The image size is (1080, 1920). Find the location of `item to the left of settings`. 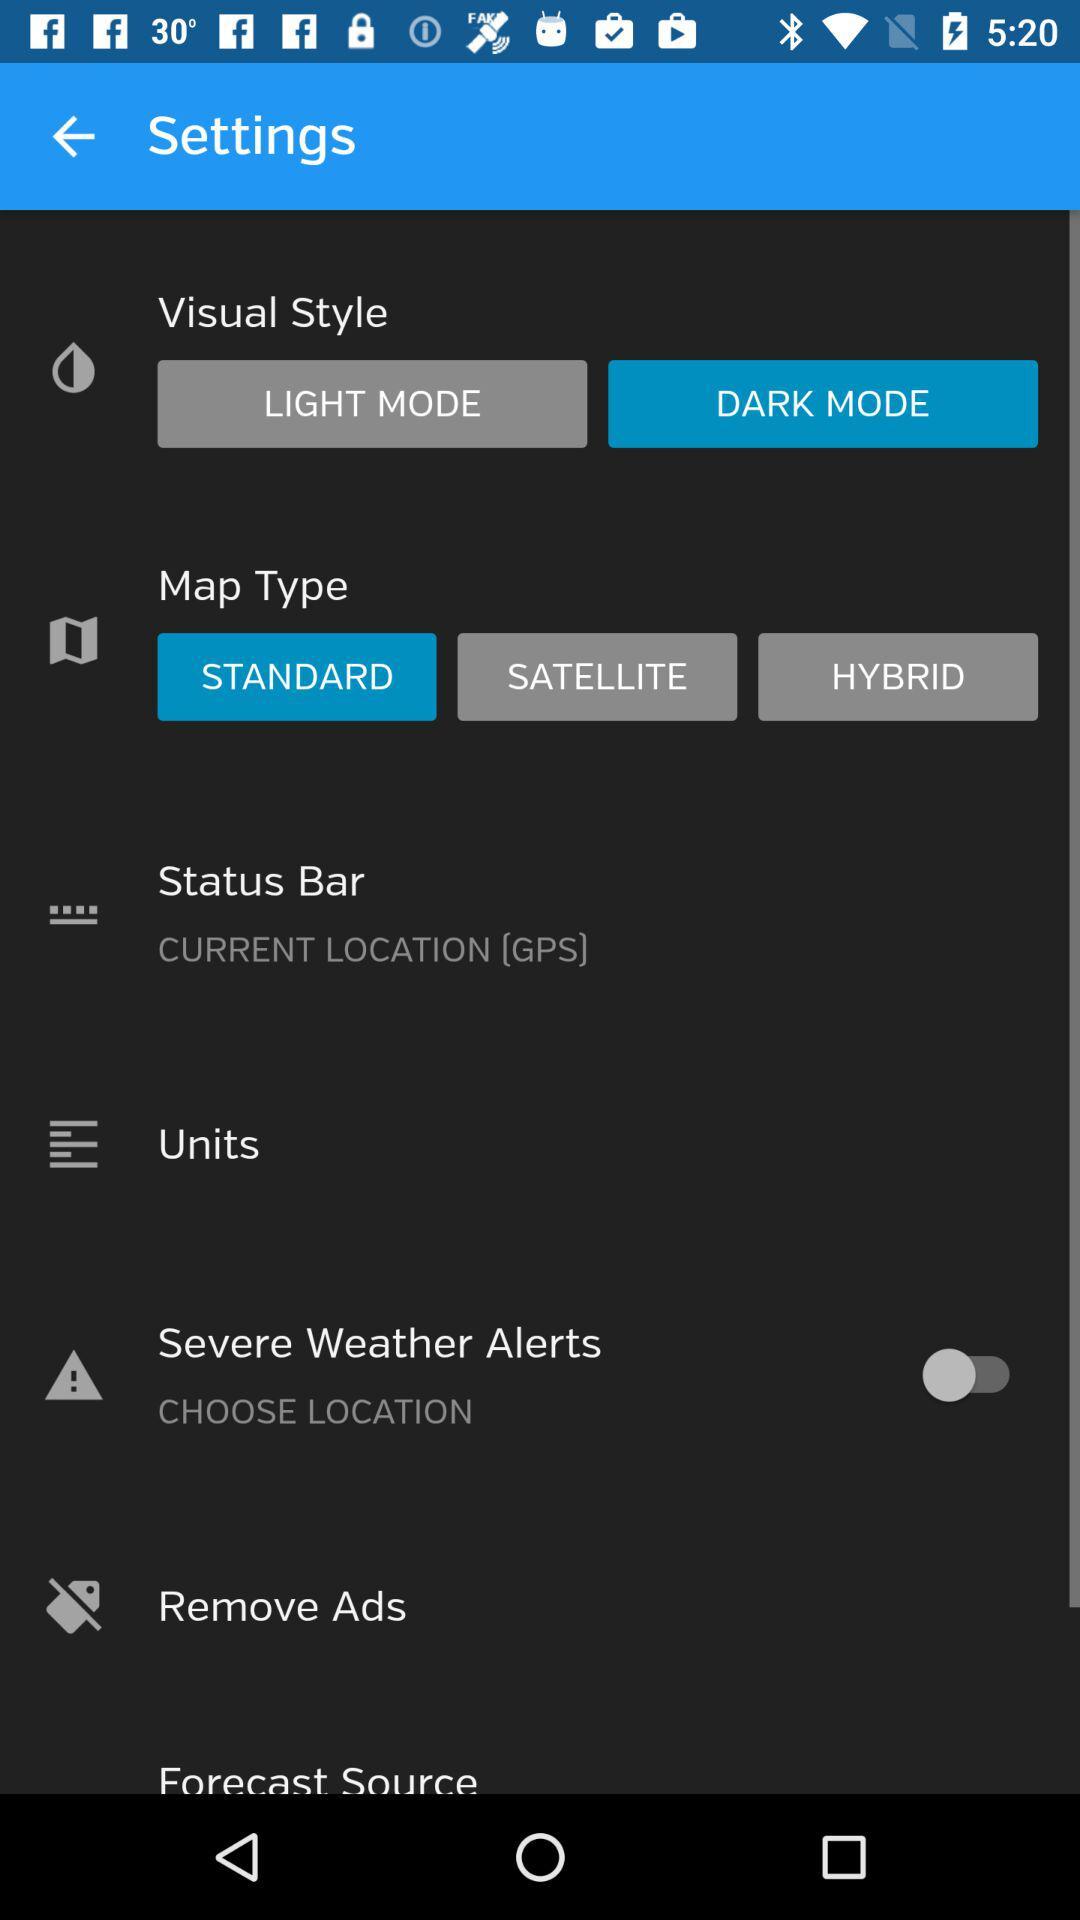

item to the left of settings is located at coordinates (72, 135).